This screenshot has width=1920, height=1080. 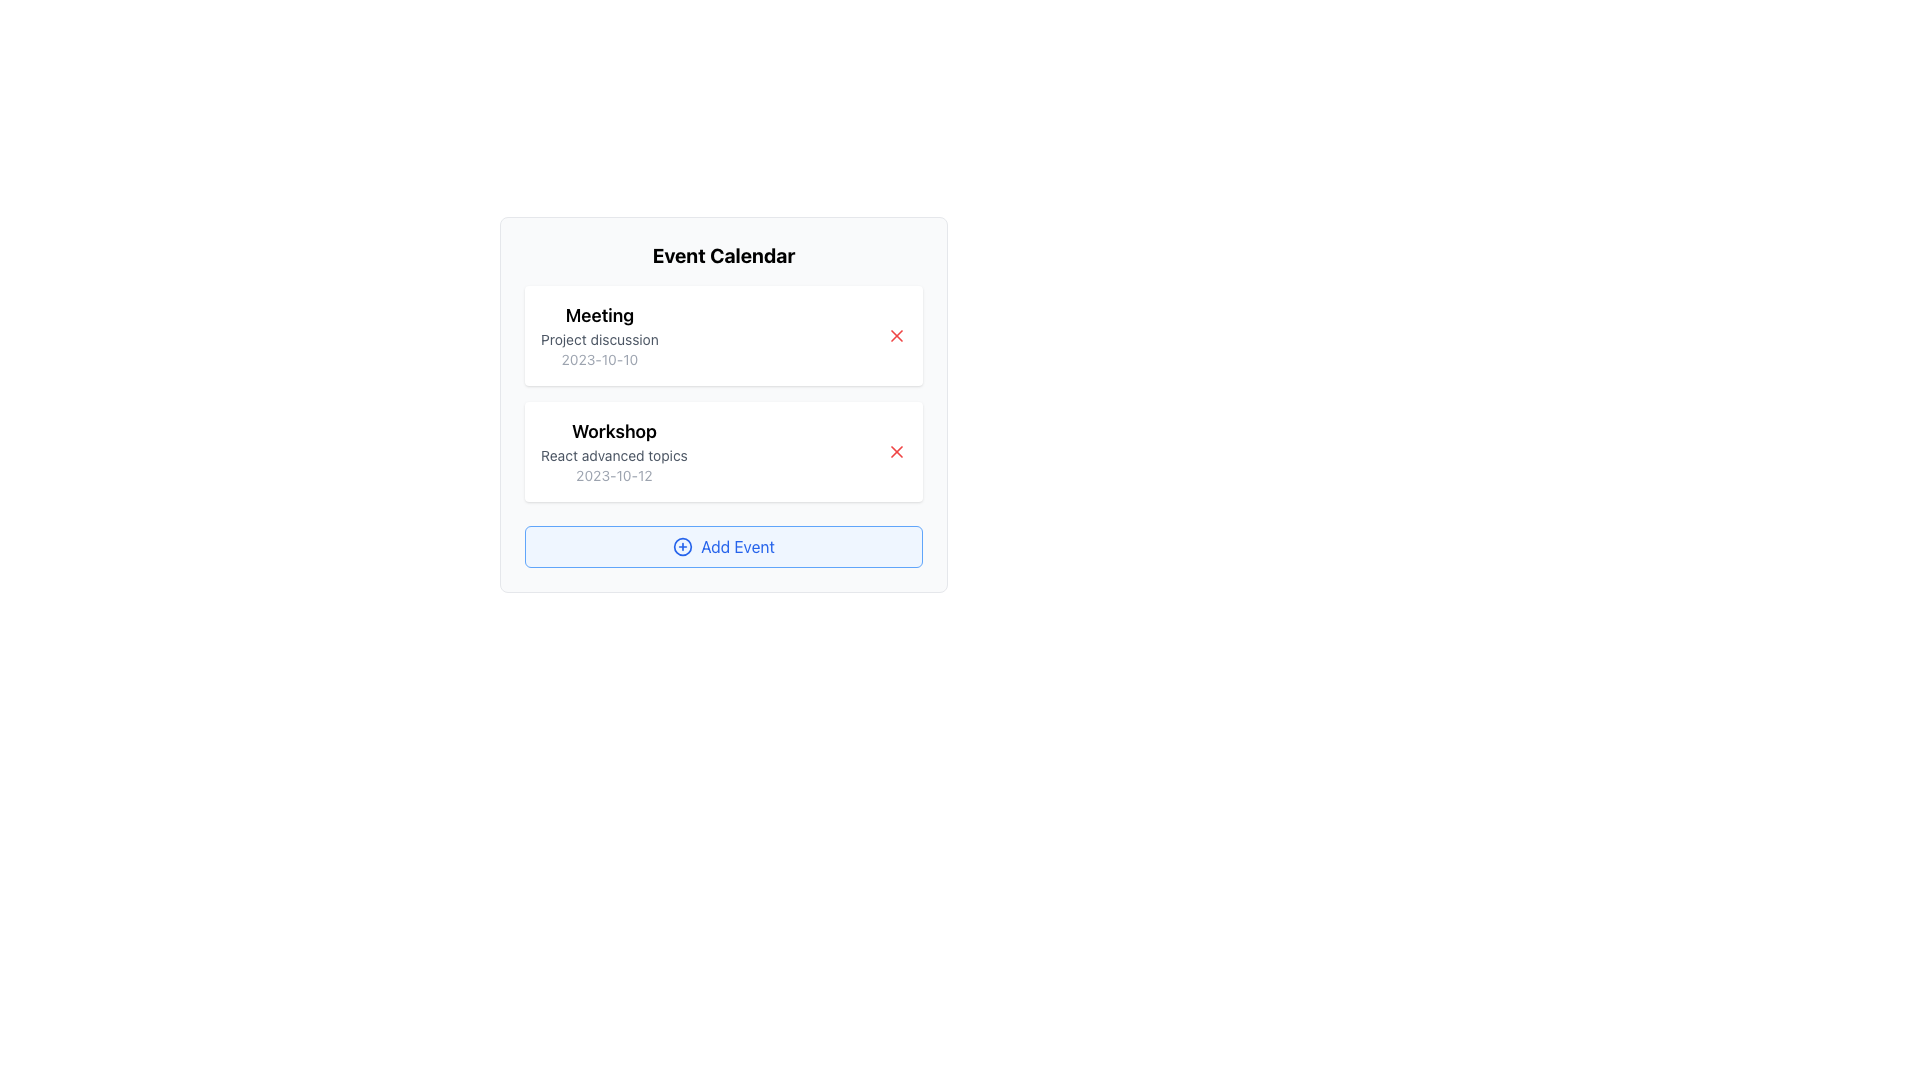 I want to click on the SVG Icon that represents the action of adding an event, located centrally within the 'Add Event' button, so click(x=683, y=547).